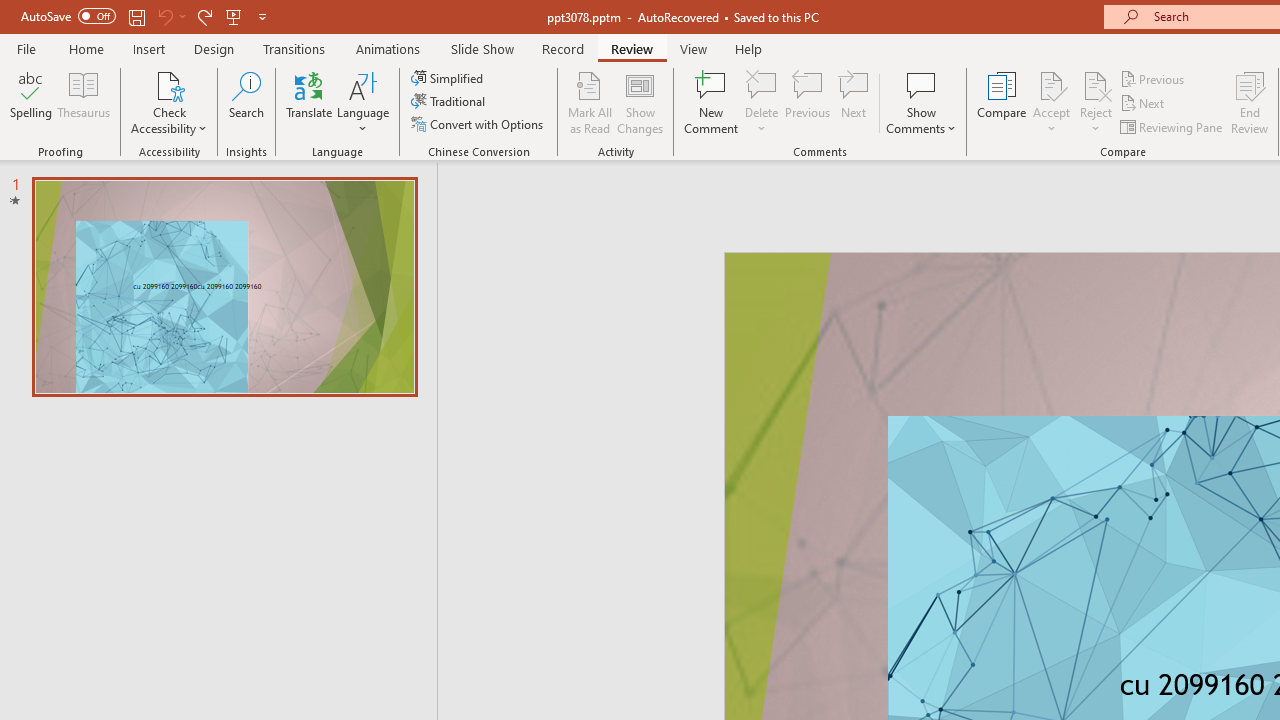  What do you see at coordinates (1050, 103) in the screenshot?
I see `'Accept'` at bounding box center [1050, 103].